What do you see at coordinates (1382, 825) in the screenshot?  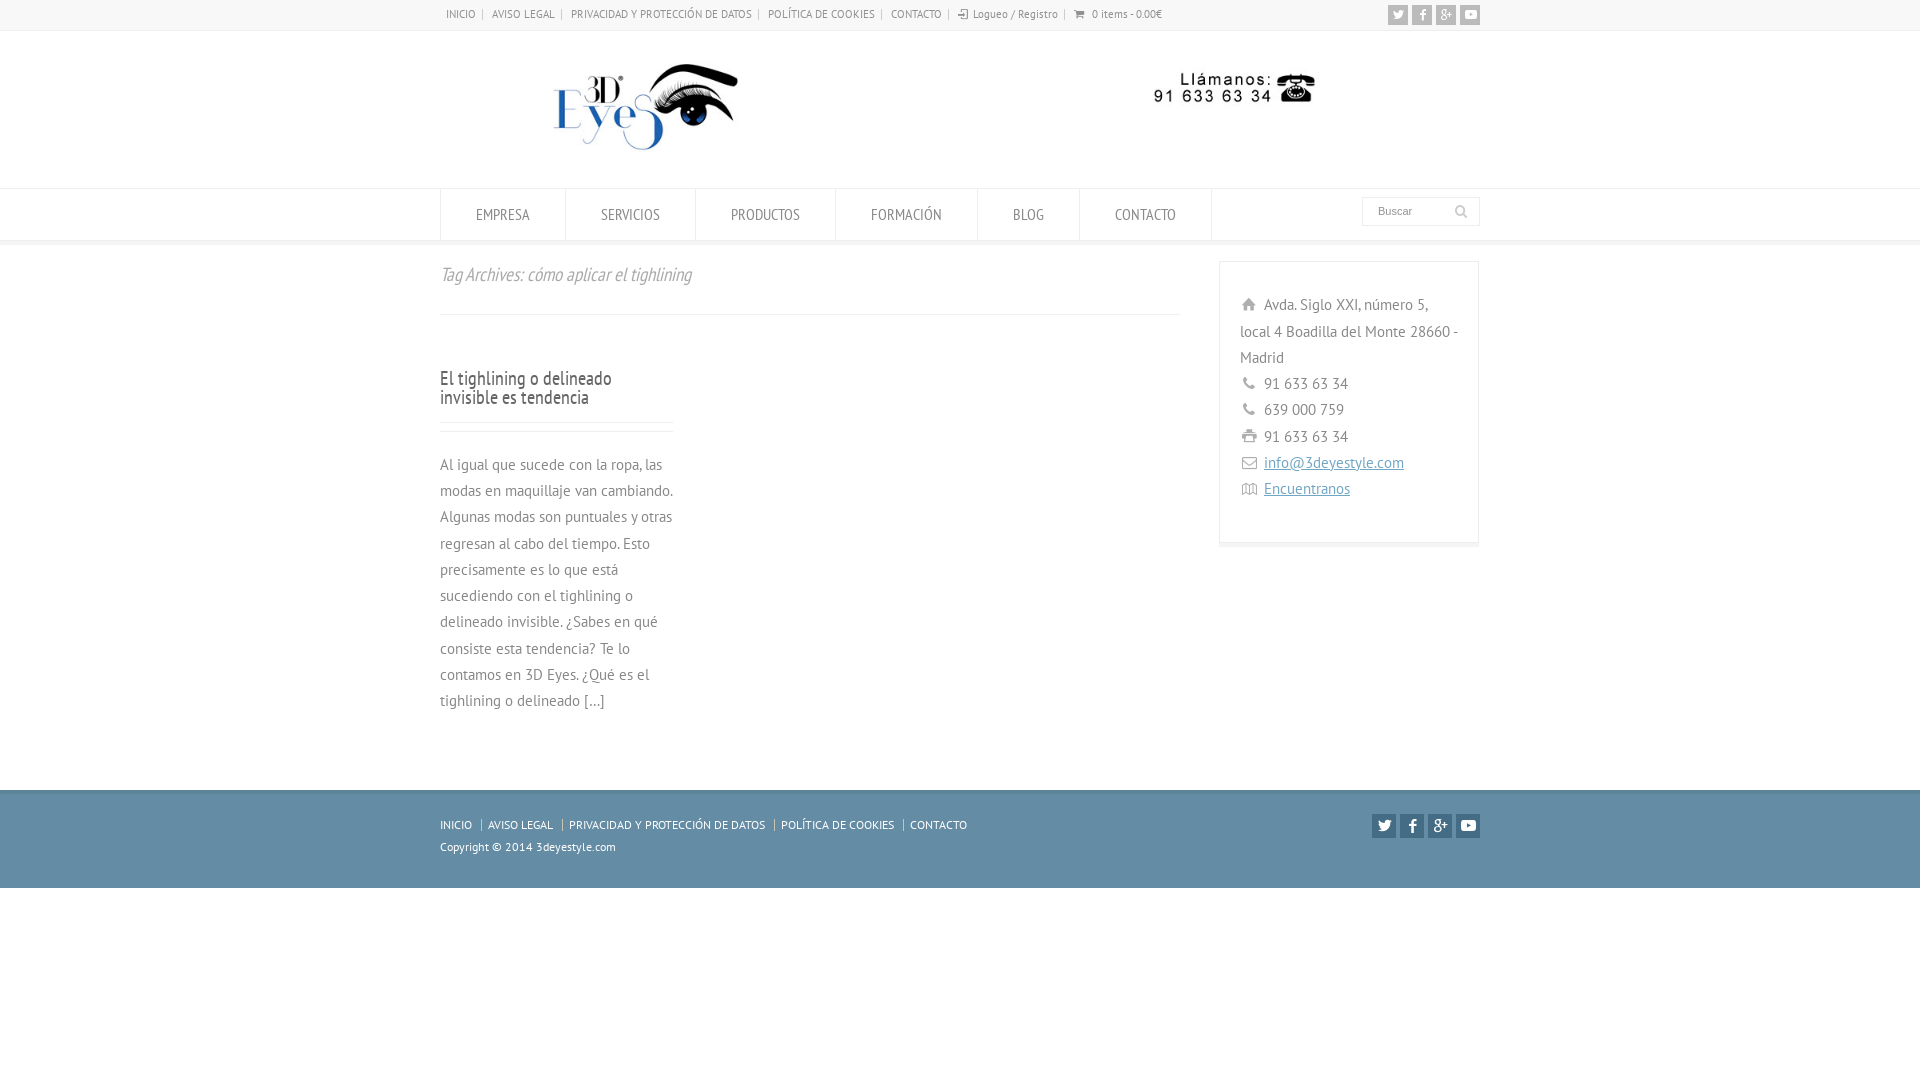 I see `'Twitter'` at bounding box center [1382, 825].